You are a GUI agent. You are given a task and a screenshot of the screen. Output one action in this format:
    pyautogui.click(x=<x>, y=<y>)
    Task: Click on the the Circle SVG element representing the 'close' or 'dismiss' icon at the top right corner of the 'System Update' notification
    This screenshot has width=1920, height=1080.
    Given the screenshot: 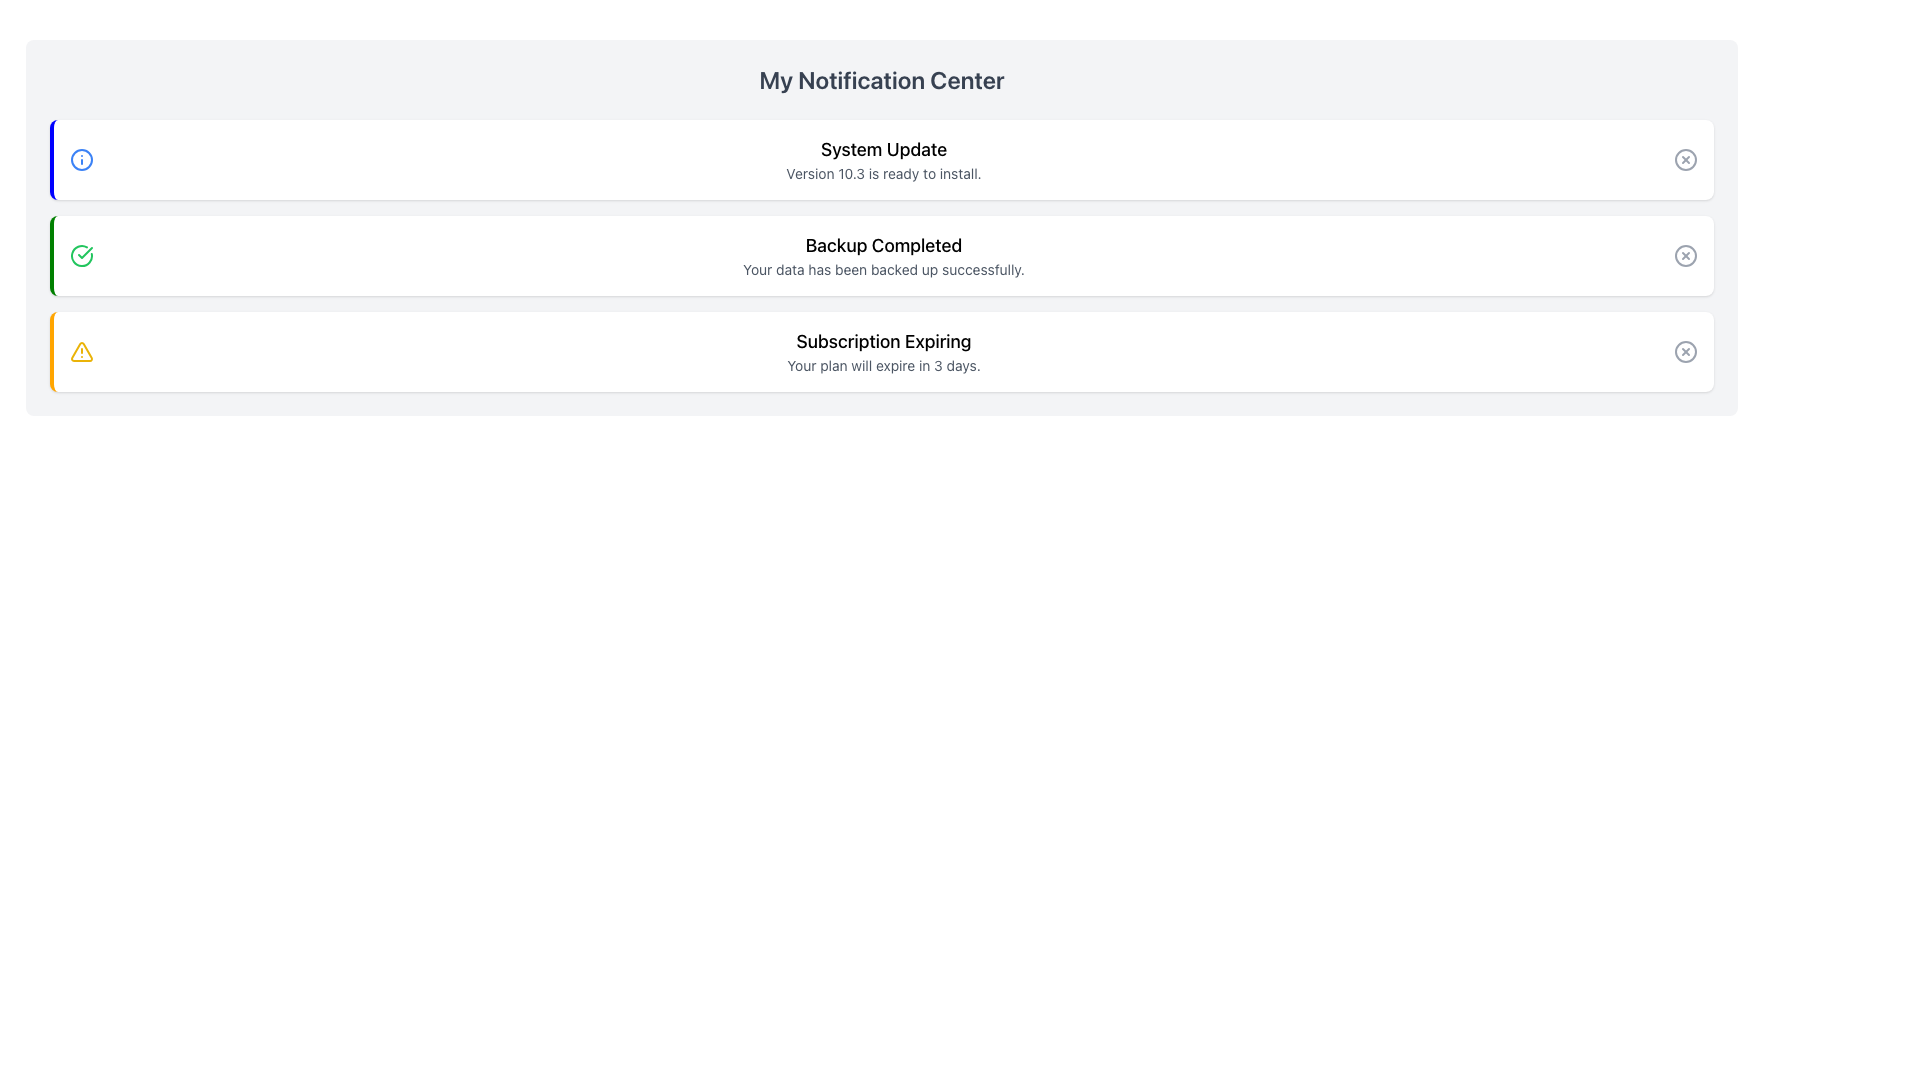 What is the action you would take?
    pyautogui.click(x=1684, y=158)
    